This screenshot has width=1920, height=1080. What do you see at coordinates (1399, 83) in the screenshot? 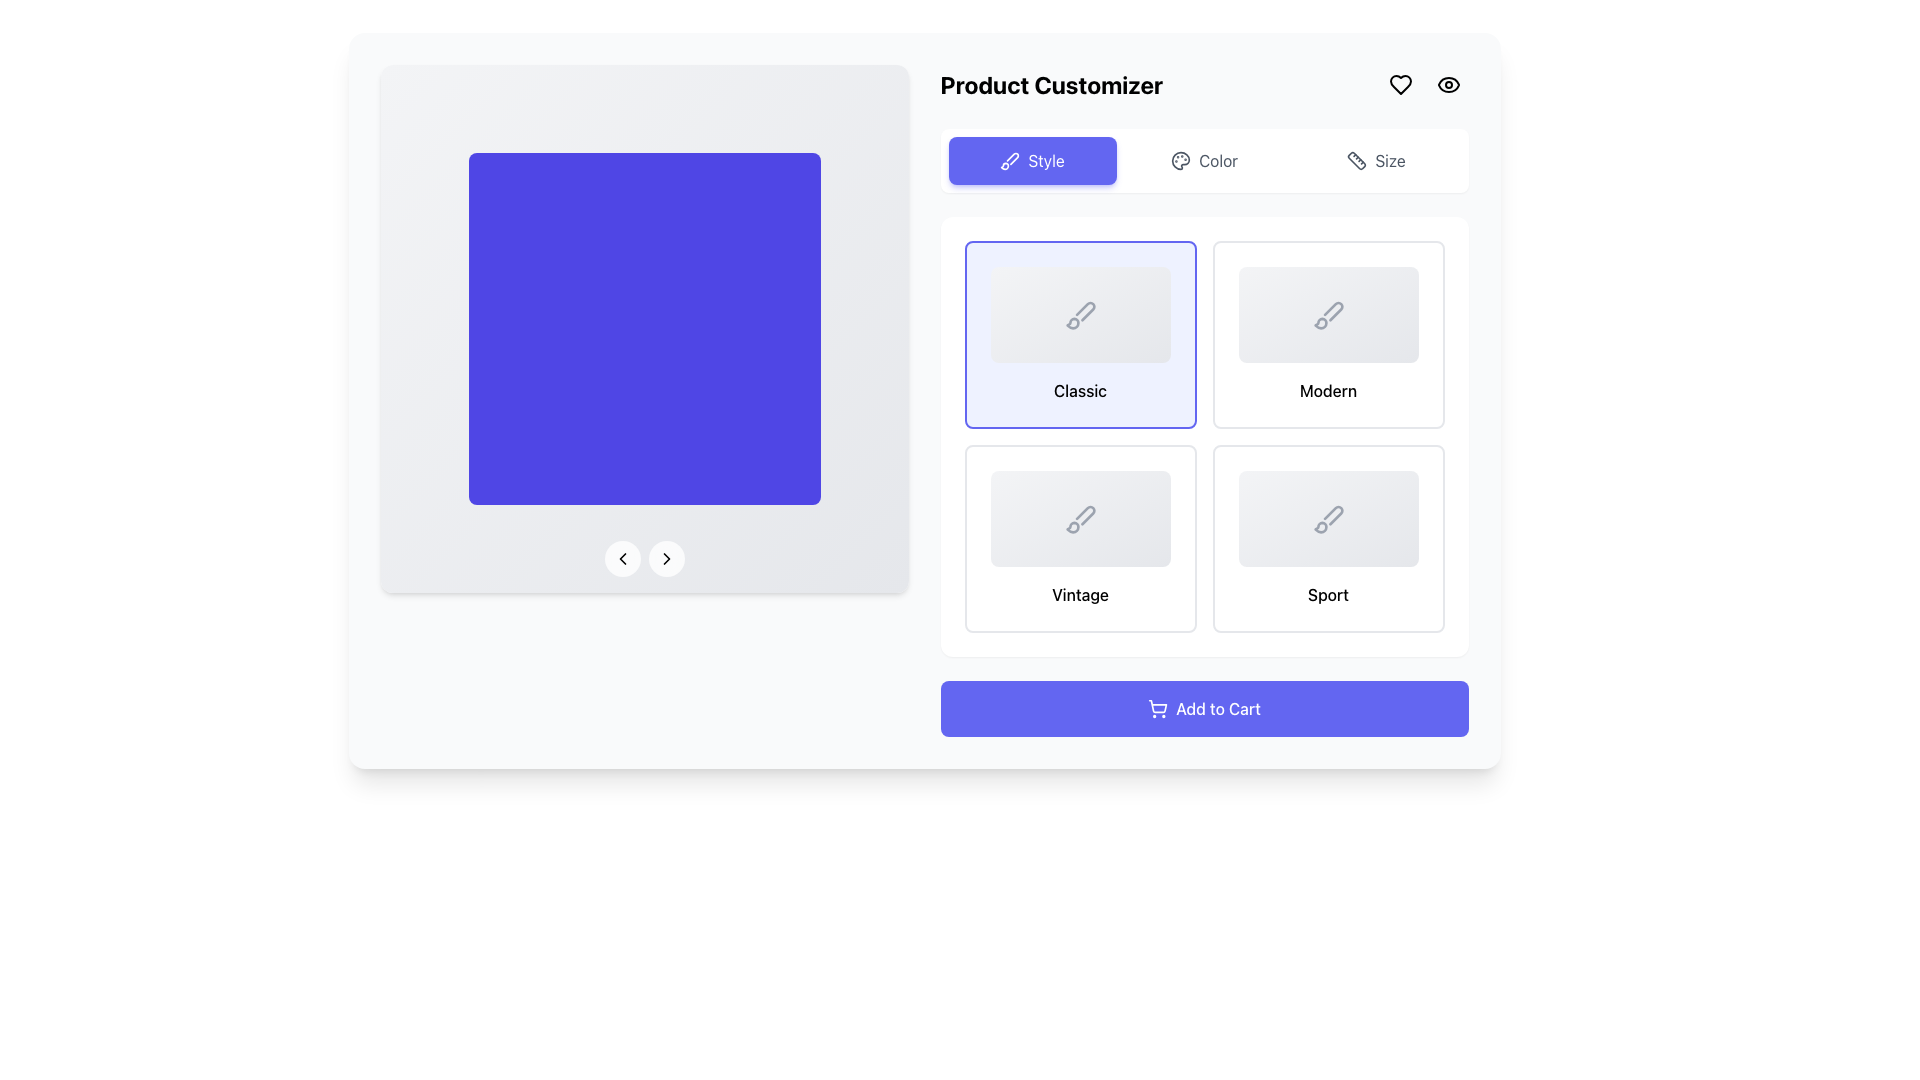
I see `the heart-shaped icon with a black outline located in the top-right section of the interface to potentially reveal a tooltip` at bounding box center [1399, 83].